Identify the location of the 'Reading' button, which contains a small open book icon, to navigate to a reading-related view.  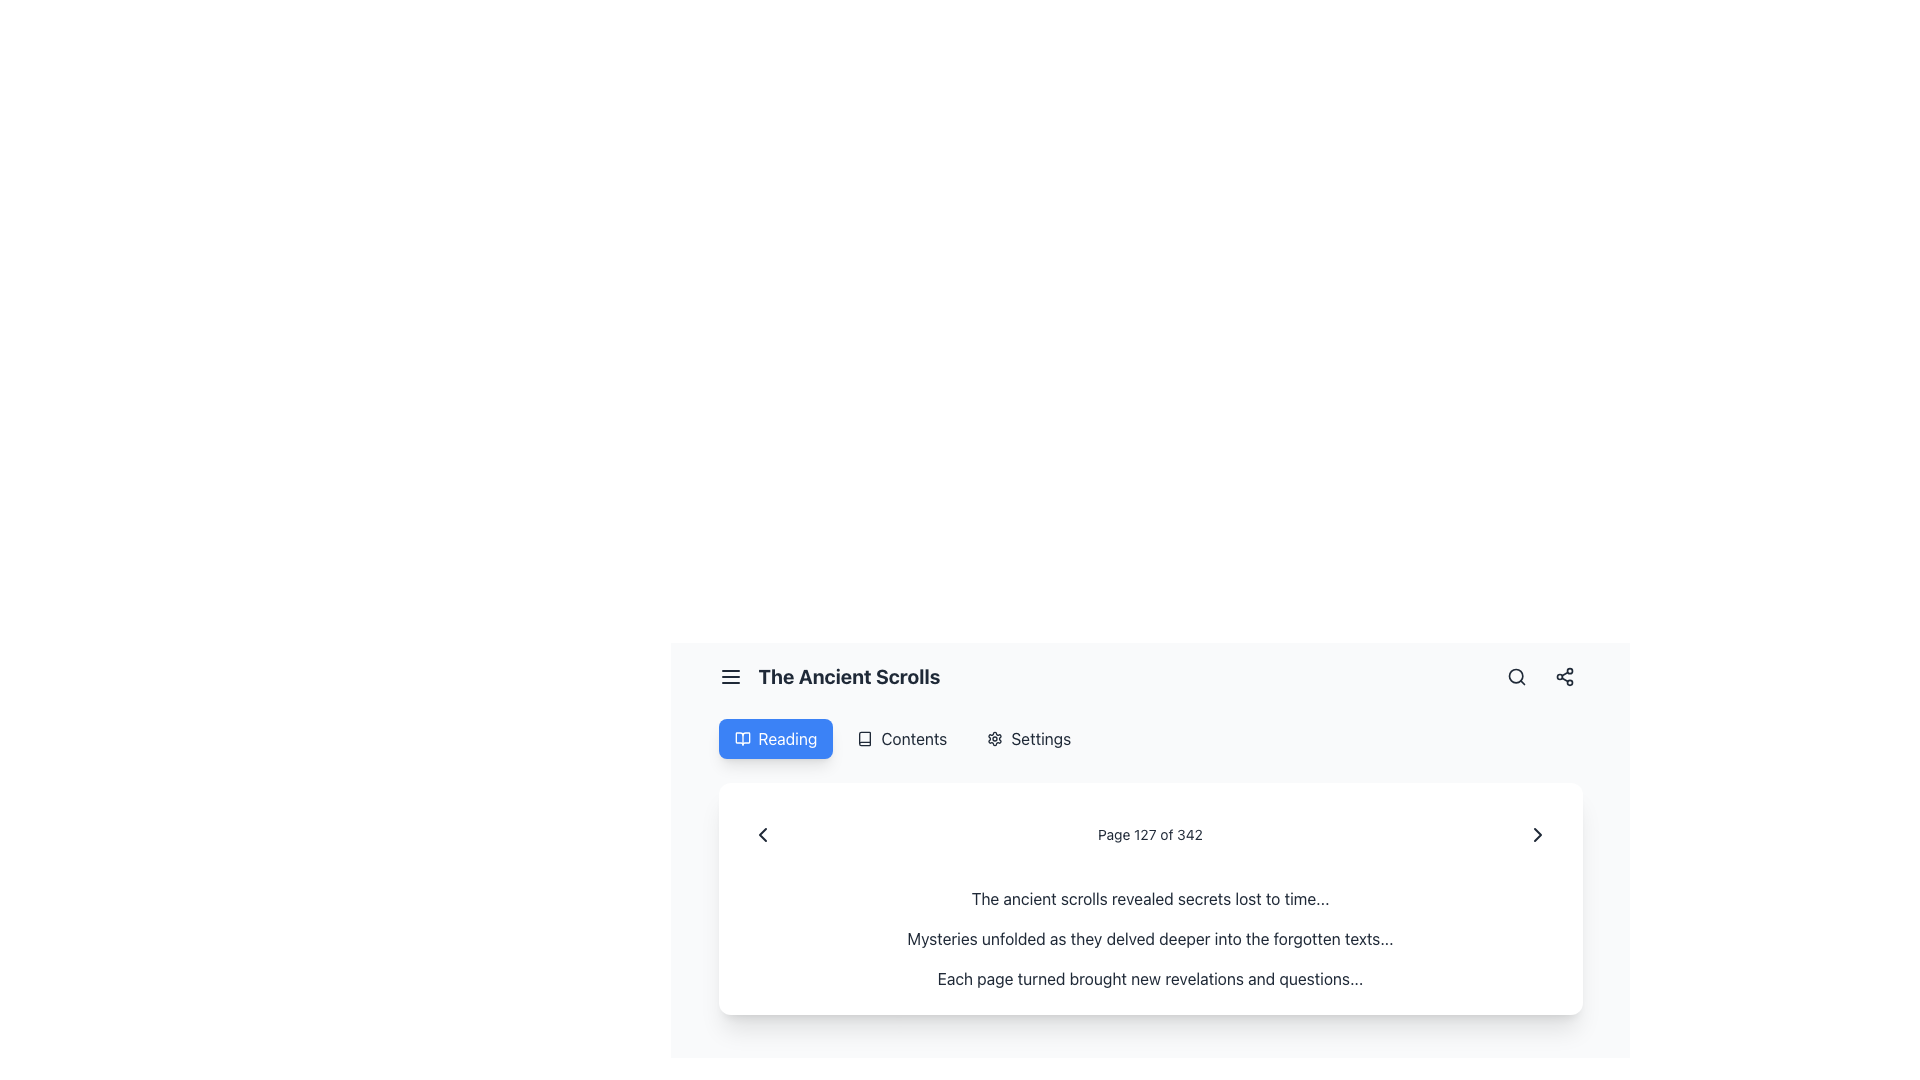
(741, 739).